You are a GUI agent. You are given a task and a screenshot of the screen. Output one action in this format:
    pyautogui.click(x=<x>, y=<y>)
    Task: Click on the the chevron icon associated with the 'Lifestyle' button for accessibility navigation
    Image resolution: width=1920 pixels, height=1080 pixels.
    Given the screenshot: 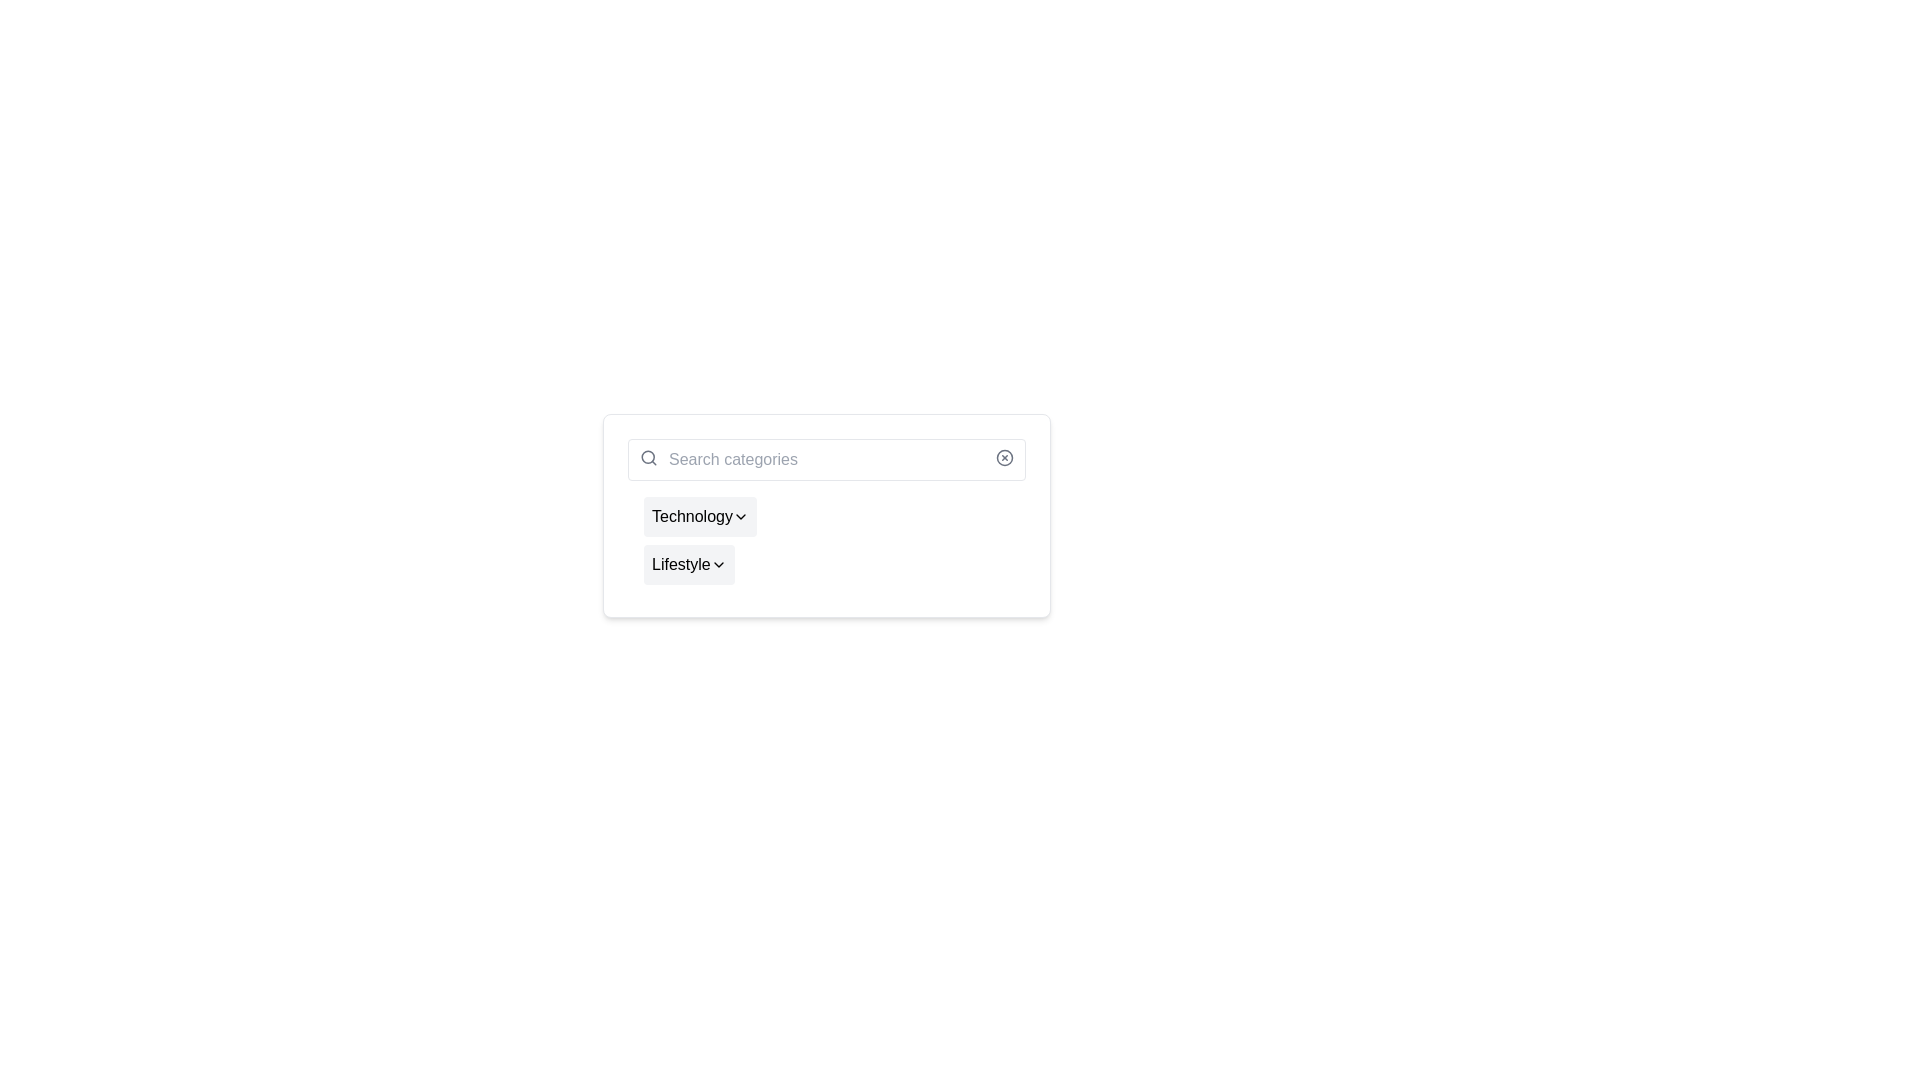 What is the action you would take?
    pyautogui.click(x=718, y=564)
    